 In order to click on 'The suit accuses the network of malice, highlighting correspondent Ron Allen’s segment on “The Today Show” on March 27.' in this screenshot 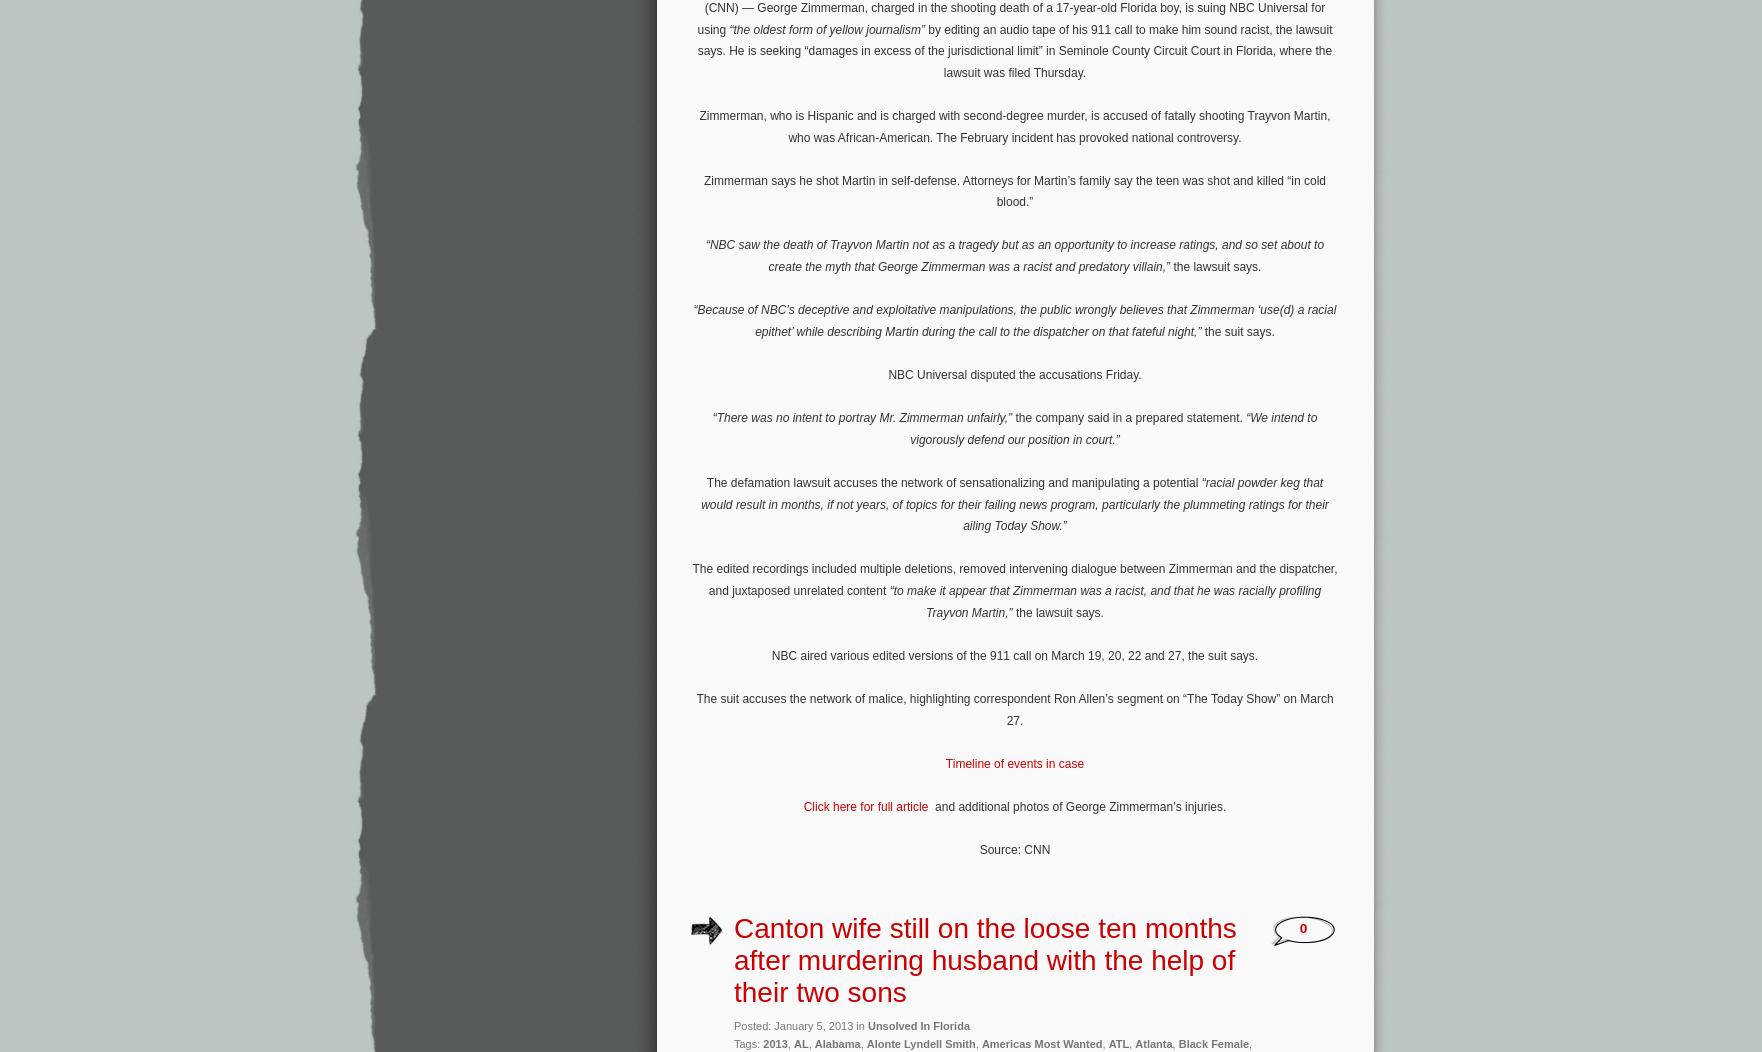, I will do `click(1014, 709)`.